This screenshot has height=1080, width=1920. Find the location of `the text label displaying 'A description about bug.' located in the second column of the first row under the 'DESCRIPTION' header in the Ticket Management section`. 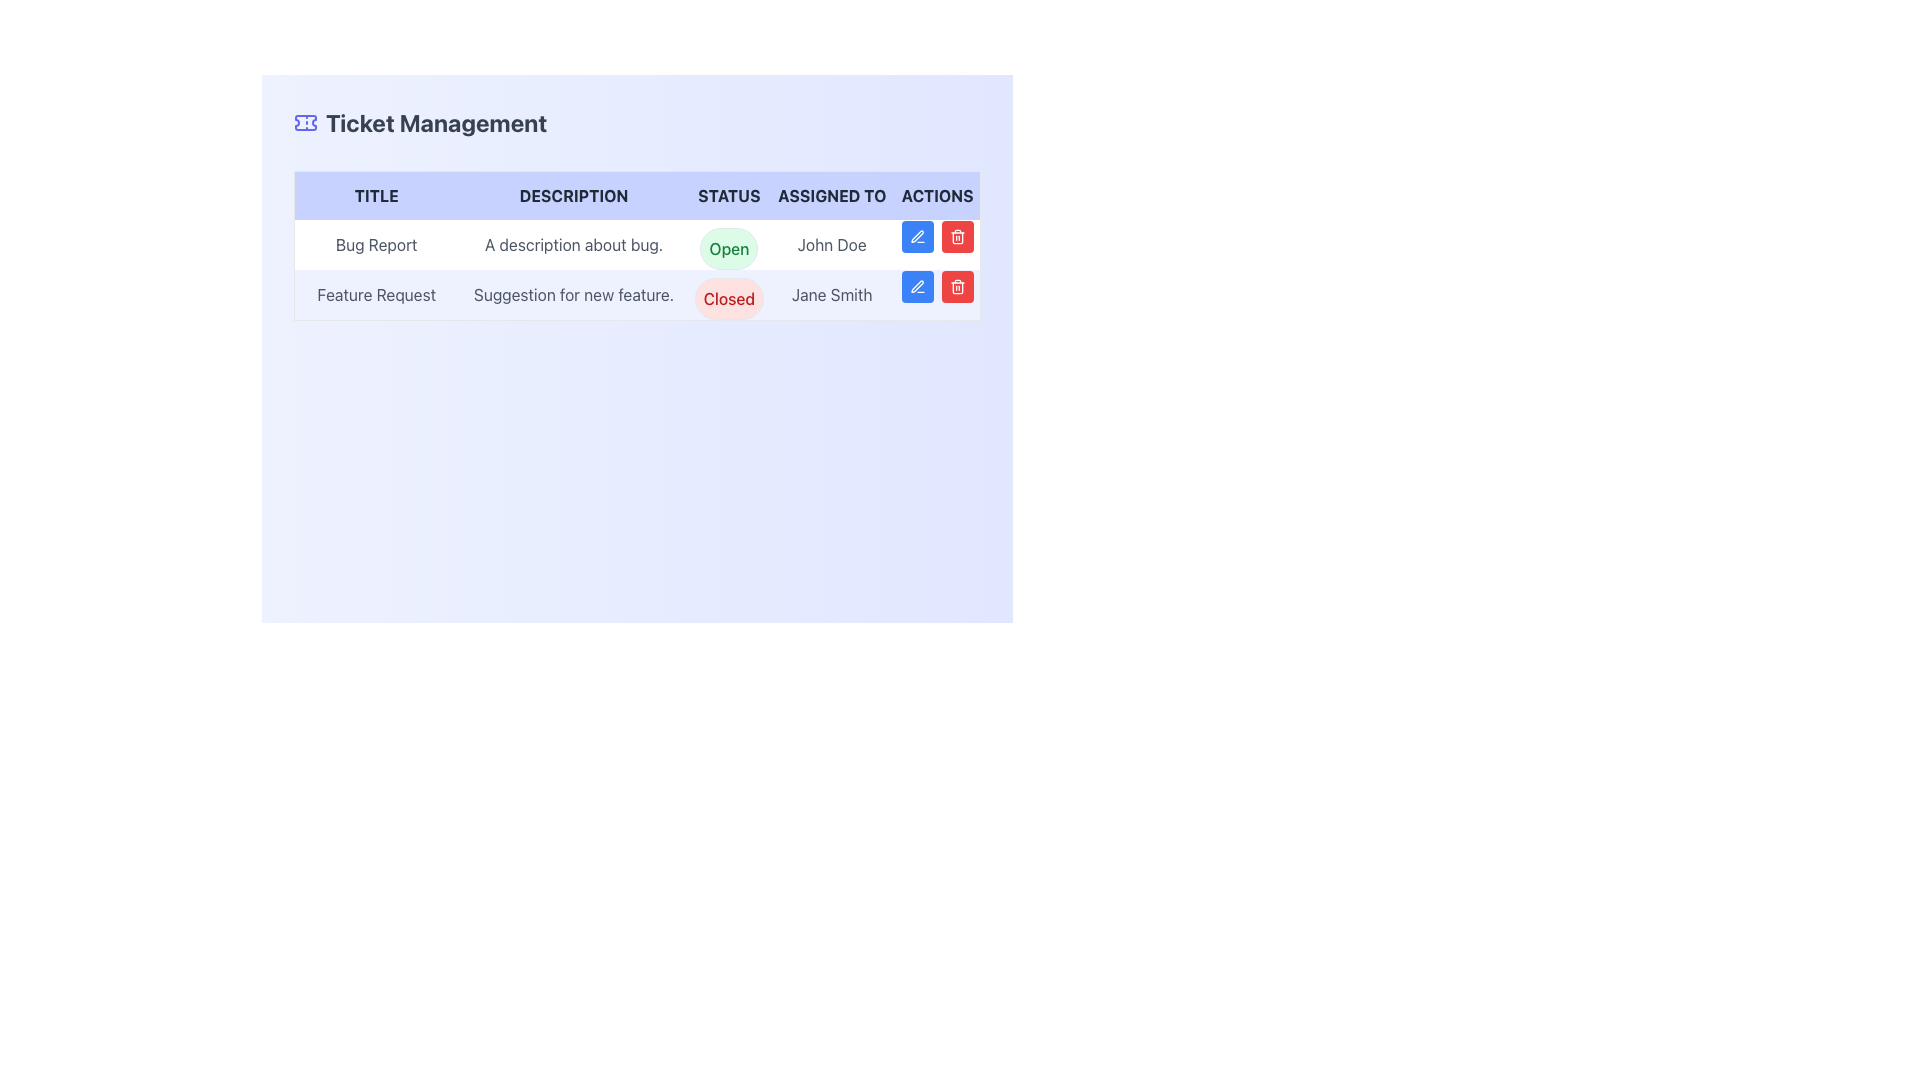

the text label displaying 'A description about bug.' located in the second column of the first row under the 'DESCRIPTION' header in the Ticket Management section is located at coordinates (573, 243).